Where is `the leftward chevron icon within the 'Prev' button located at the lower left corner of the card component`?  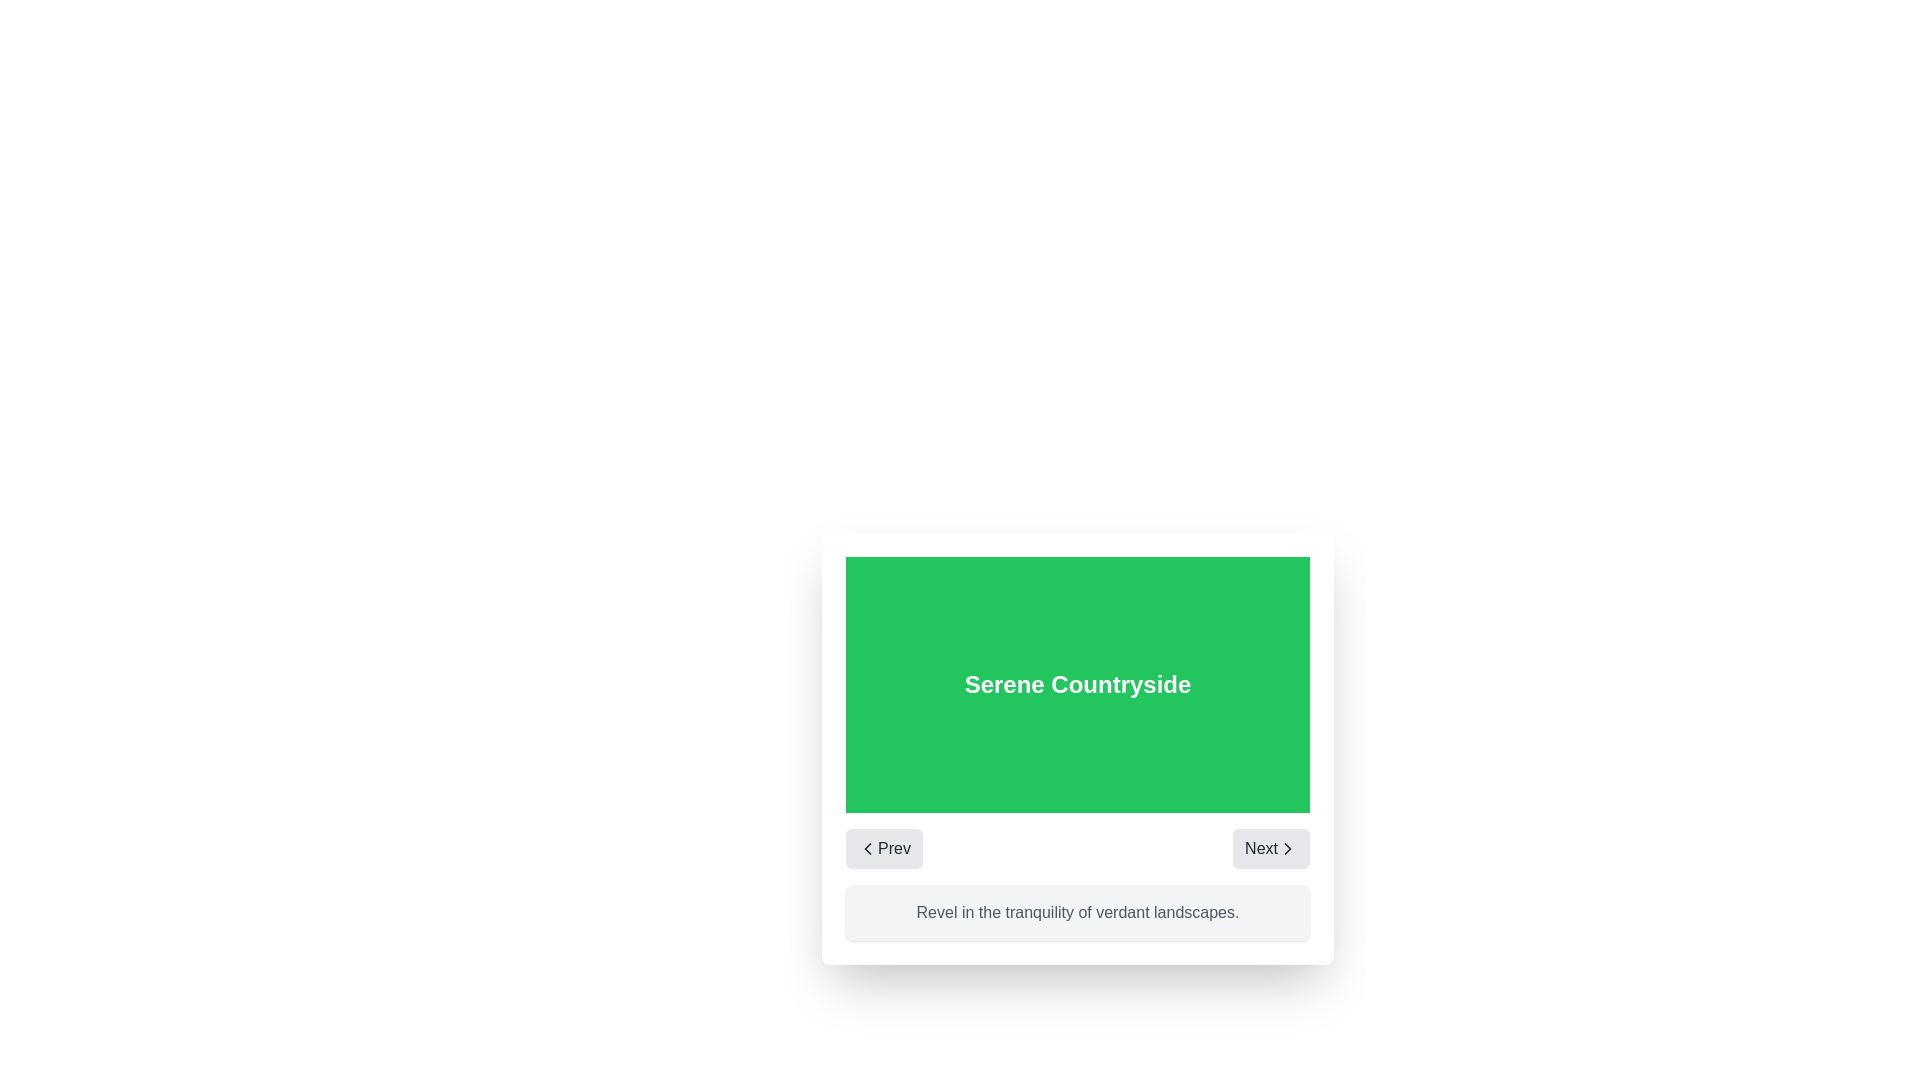 the leftward chevron icon within the 'Prev' button located at the lower left corner of the card component is located at coordinates (868, 848).